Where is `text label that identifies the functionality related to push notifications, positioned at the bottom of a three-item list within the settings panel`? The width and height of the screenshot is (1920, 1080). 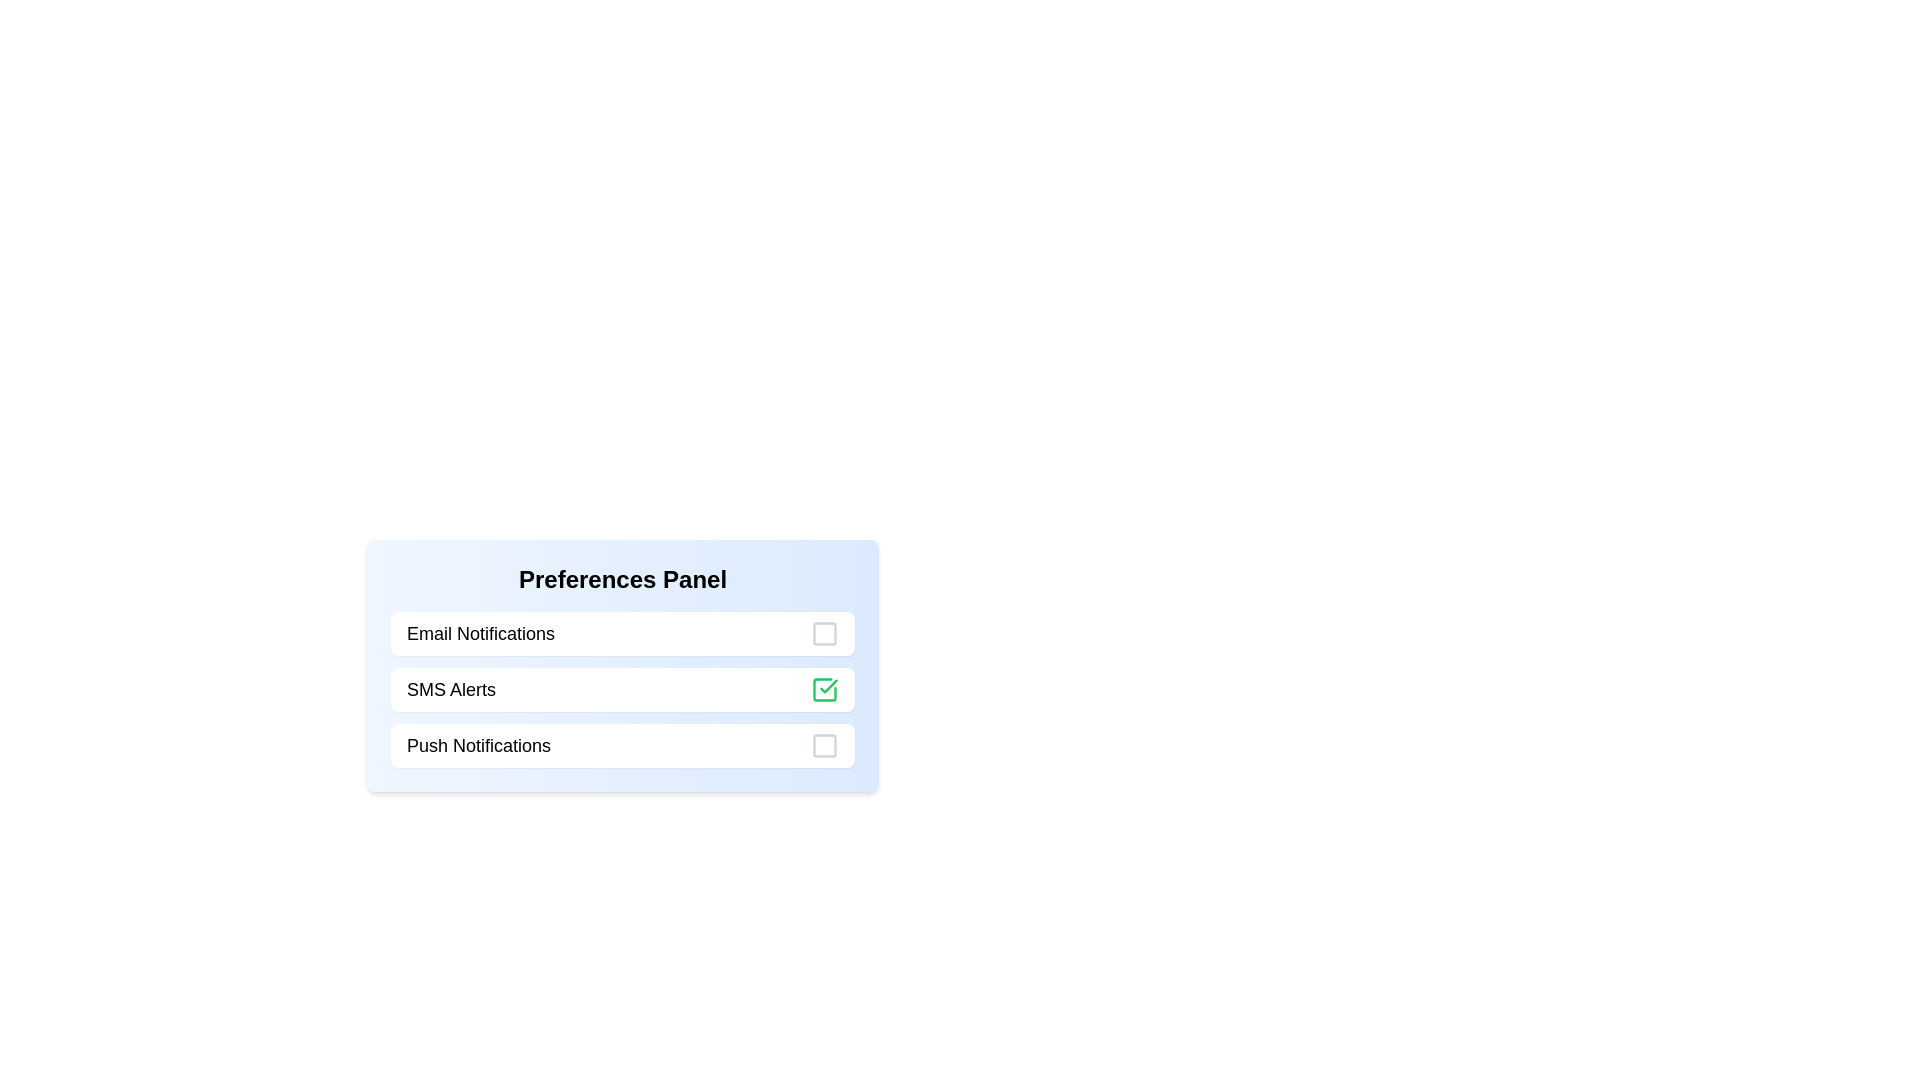 text label that identifies the functionality related to push notifications, positioned at the bottom of a three-item list within the settings panel is located at coordinates (478, 745).